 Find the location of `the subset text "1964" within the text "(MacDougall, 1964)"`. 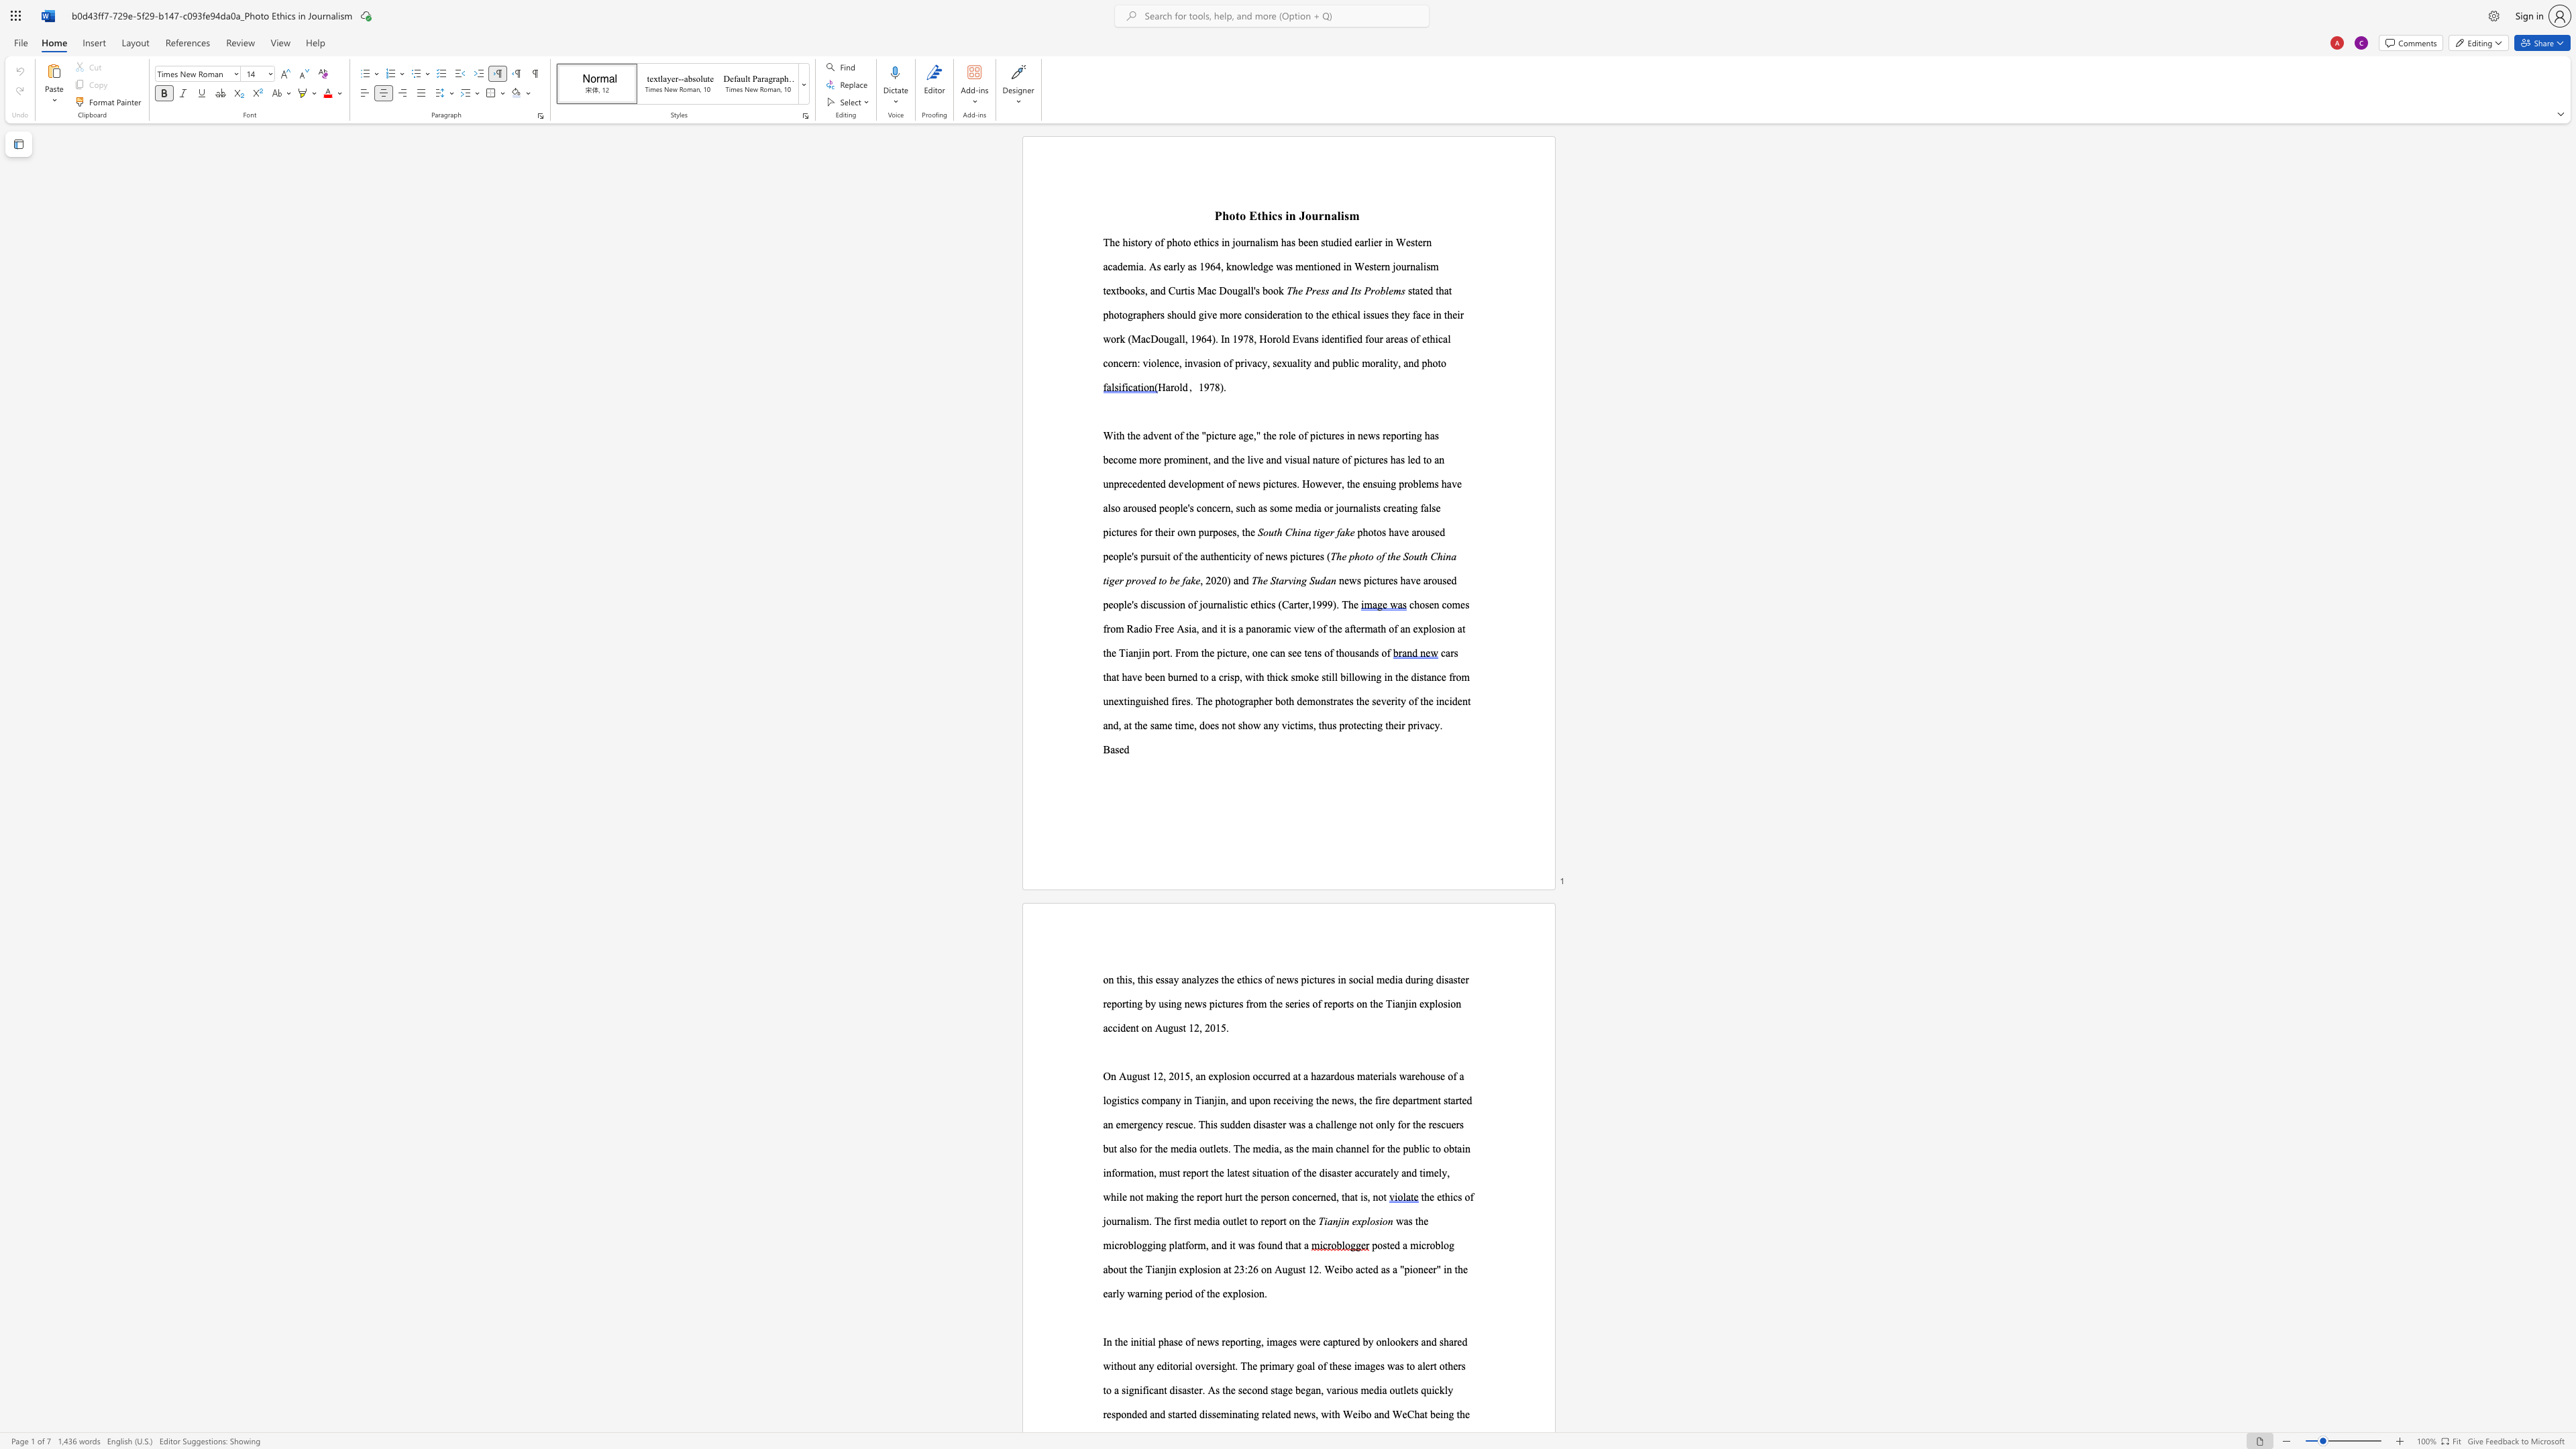

the subset text "1964" within the text "(MacDougall, 1964)" is located at coordinates (1189, 337).